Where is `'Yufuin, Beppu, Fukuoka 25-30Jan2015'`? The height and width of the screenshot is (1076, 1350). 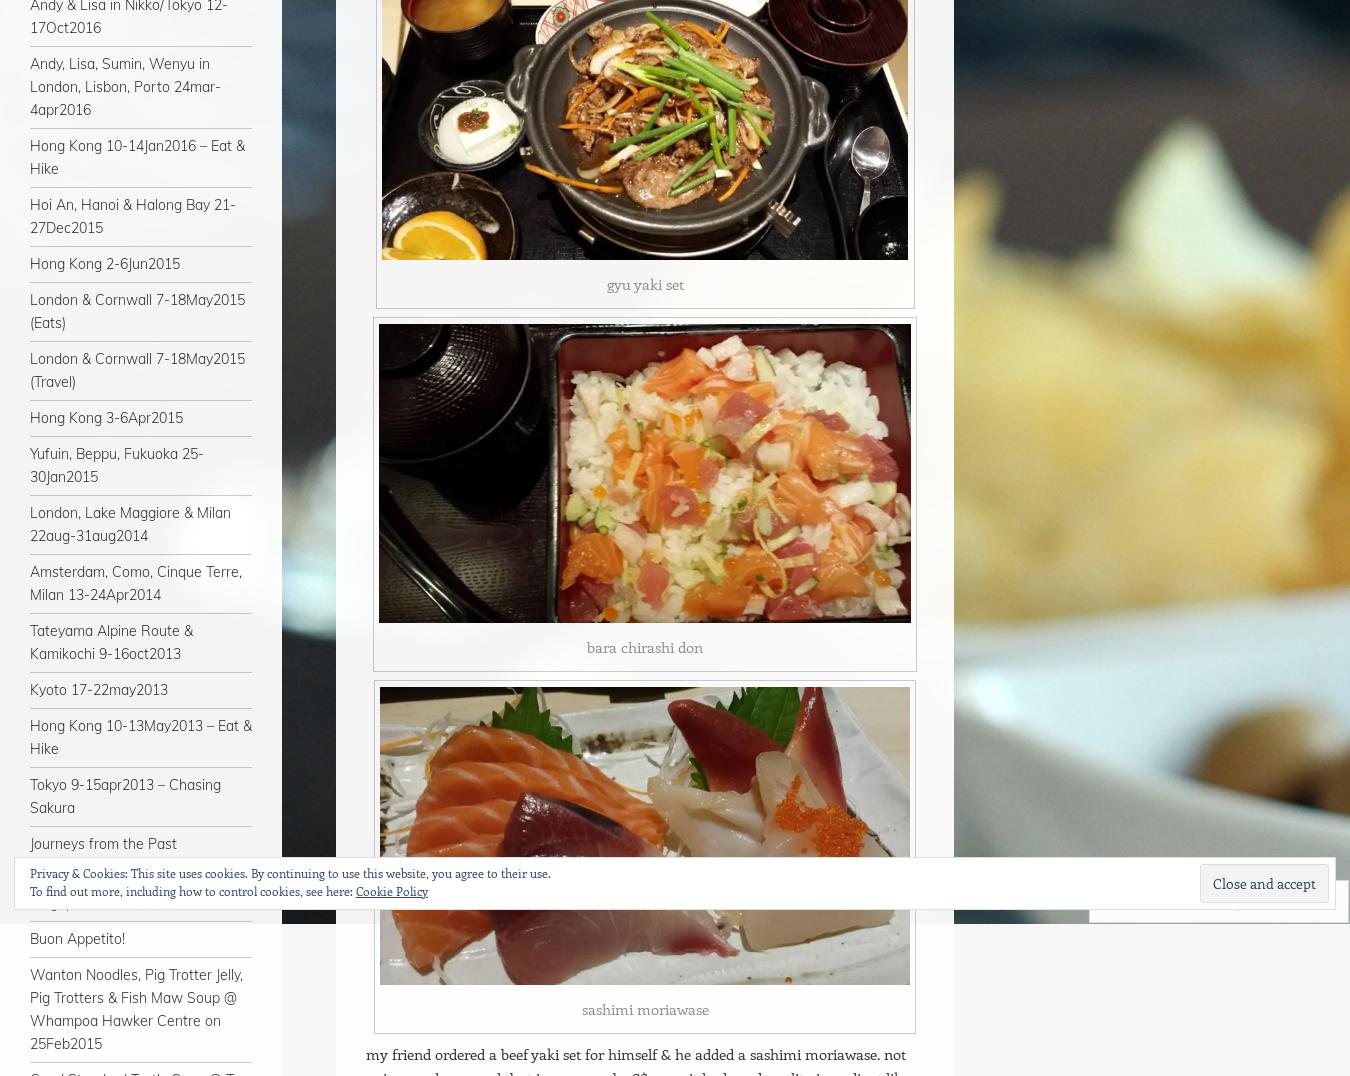 'Yufuin, Beppu, Fukuoka 25-30Jan2015' is located at coordinates (117, 464).